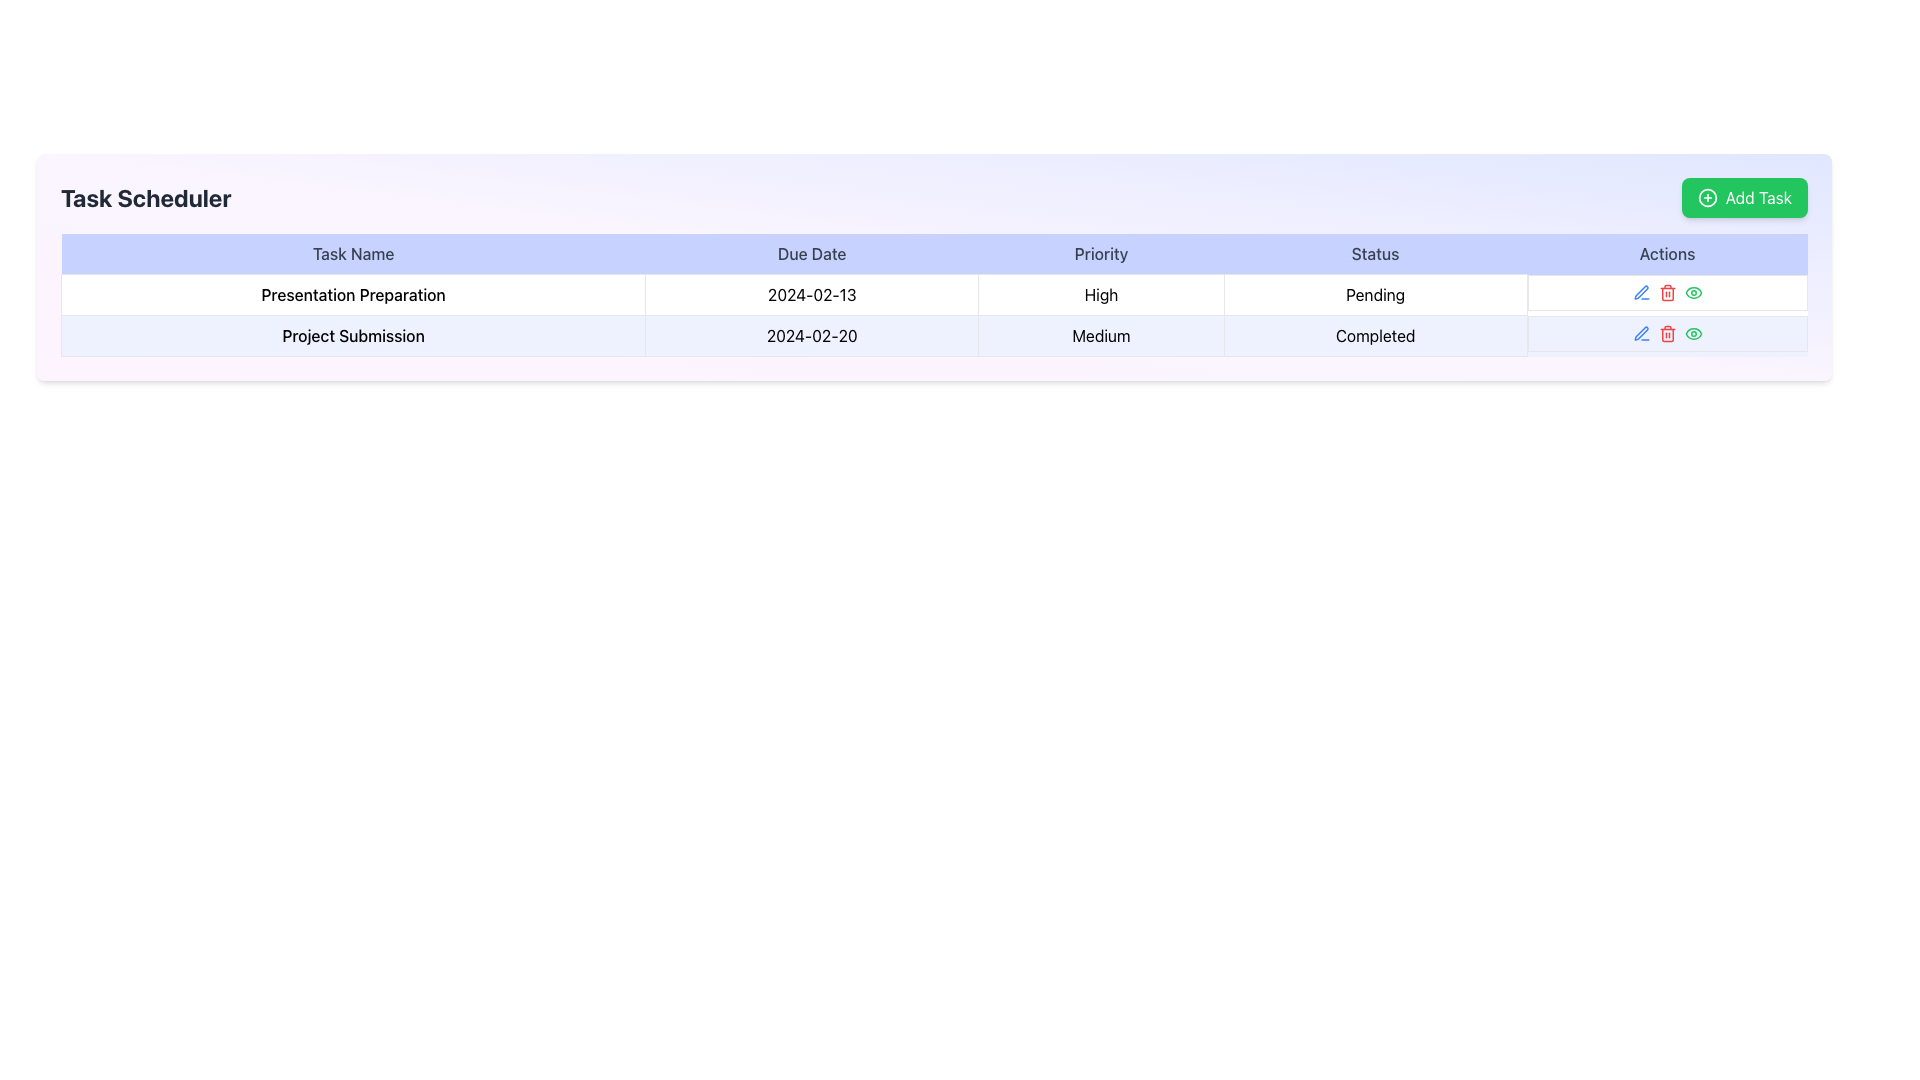 Image resolution: width=1920 pixels, height=1080 pixels. Describe the element at coordinates (1374, 253) in the screenshot. I see `the 'Status' label, which is a text element styled with a medium-weight font on a light indigo background, located in the fourth position of a table-style header row between 'Priority' and 'Actions'` at that location.